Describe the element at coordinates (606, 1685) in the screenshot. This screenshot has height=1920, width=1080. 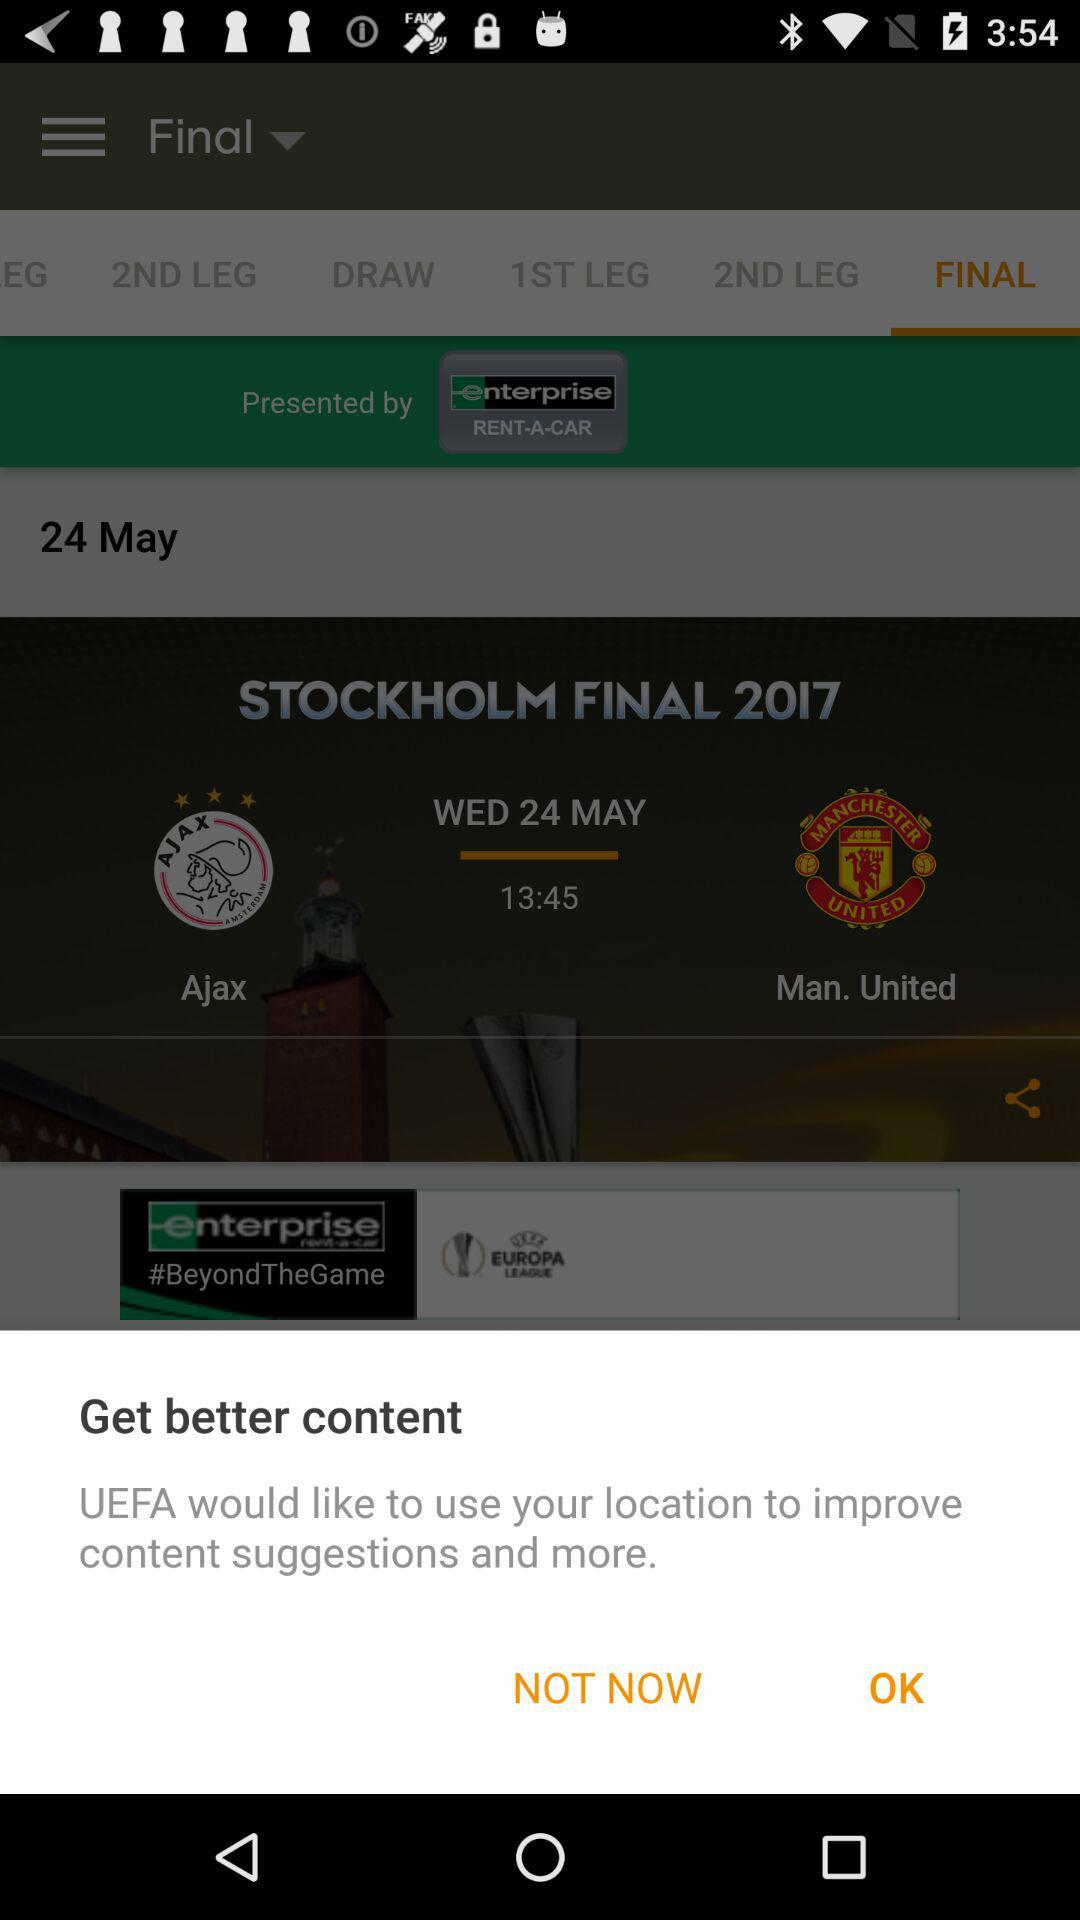
I see `the not now item` at that location.